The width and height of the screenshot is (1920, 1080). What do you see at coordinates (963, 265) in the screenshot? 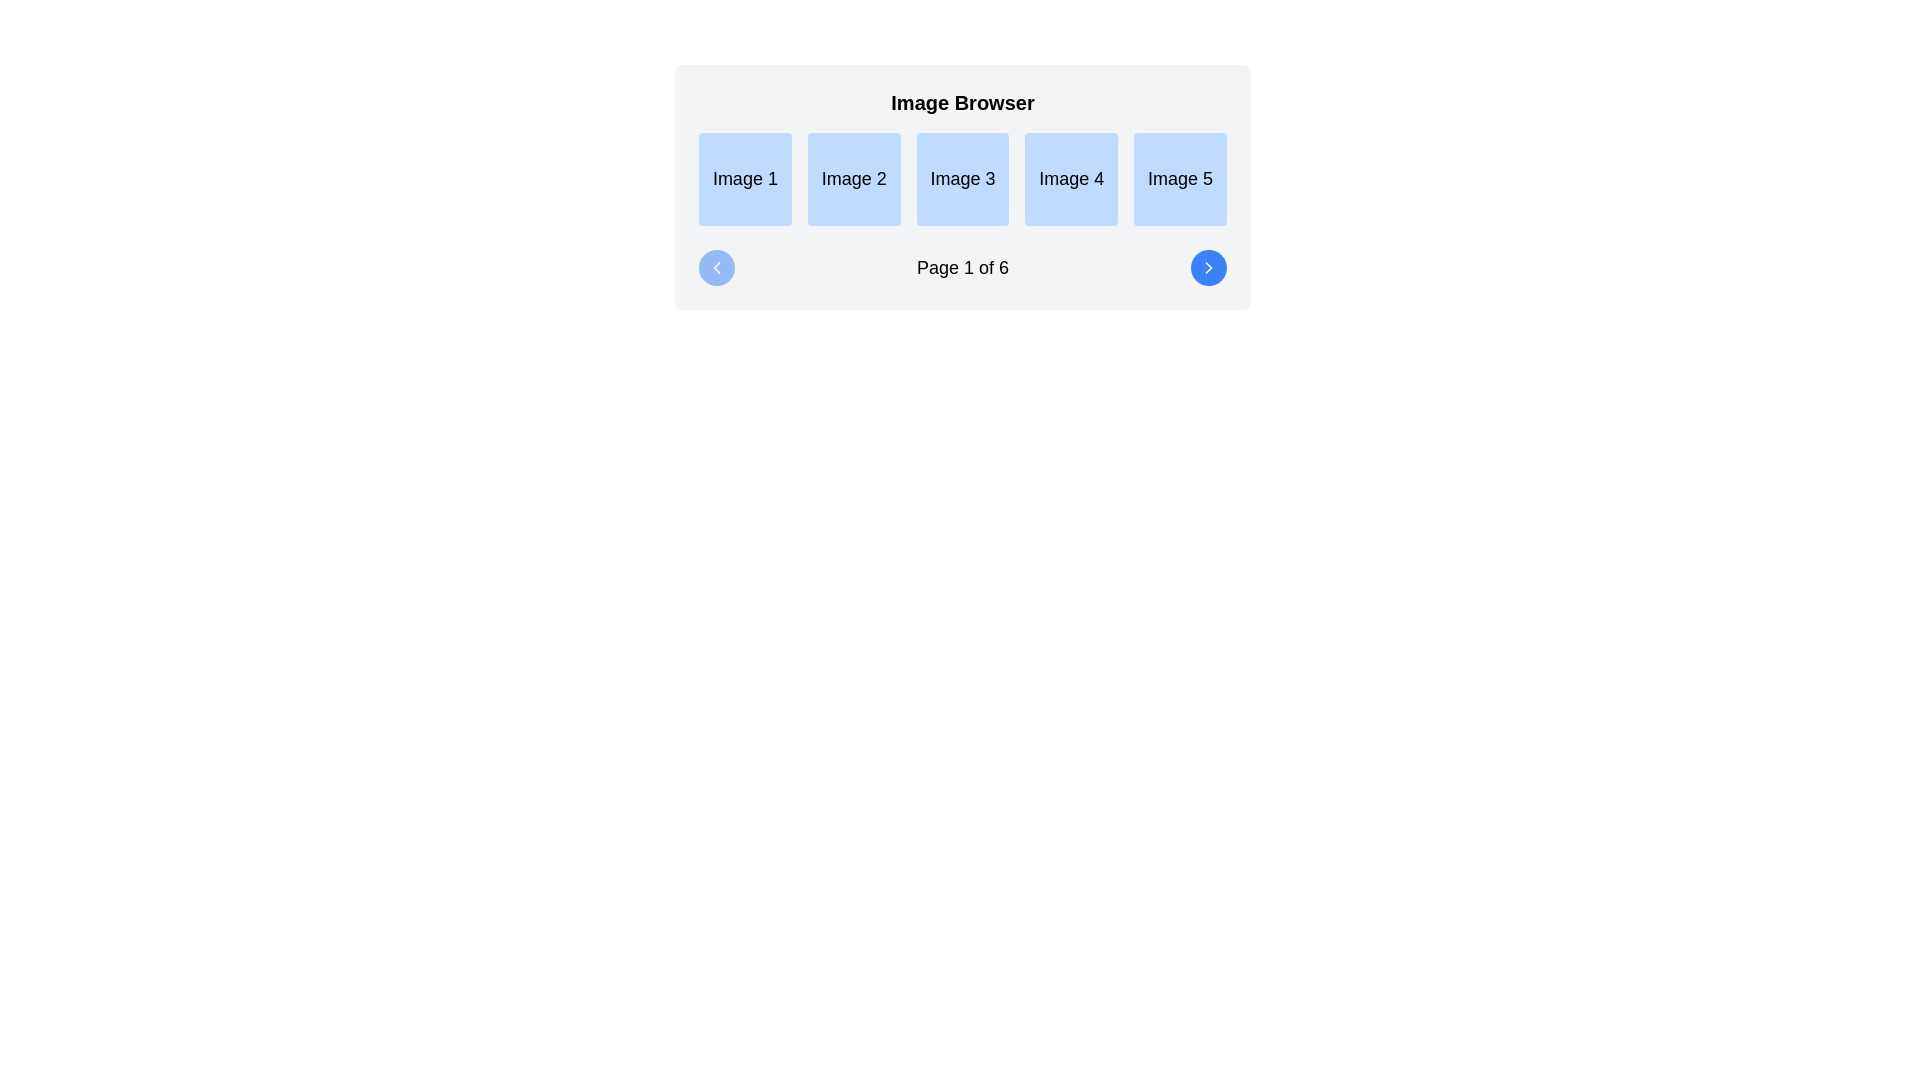
I see `the pagination information text that indicates the current page number ('1') and total pages ('6'), located centrally near the bottom of the layout within a navigation bar` at bounding box center [963, 265].